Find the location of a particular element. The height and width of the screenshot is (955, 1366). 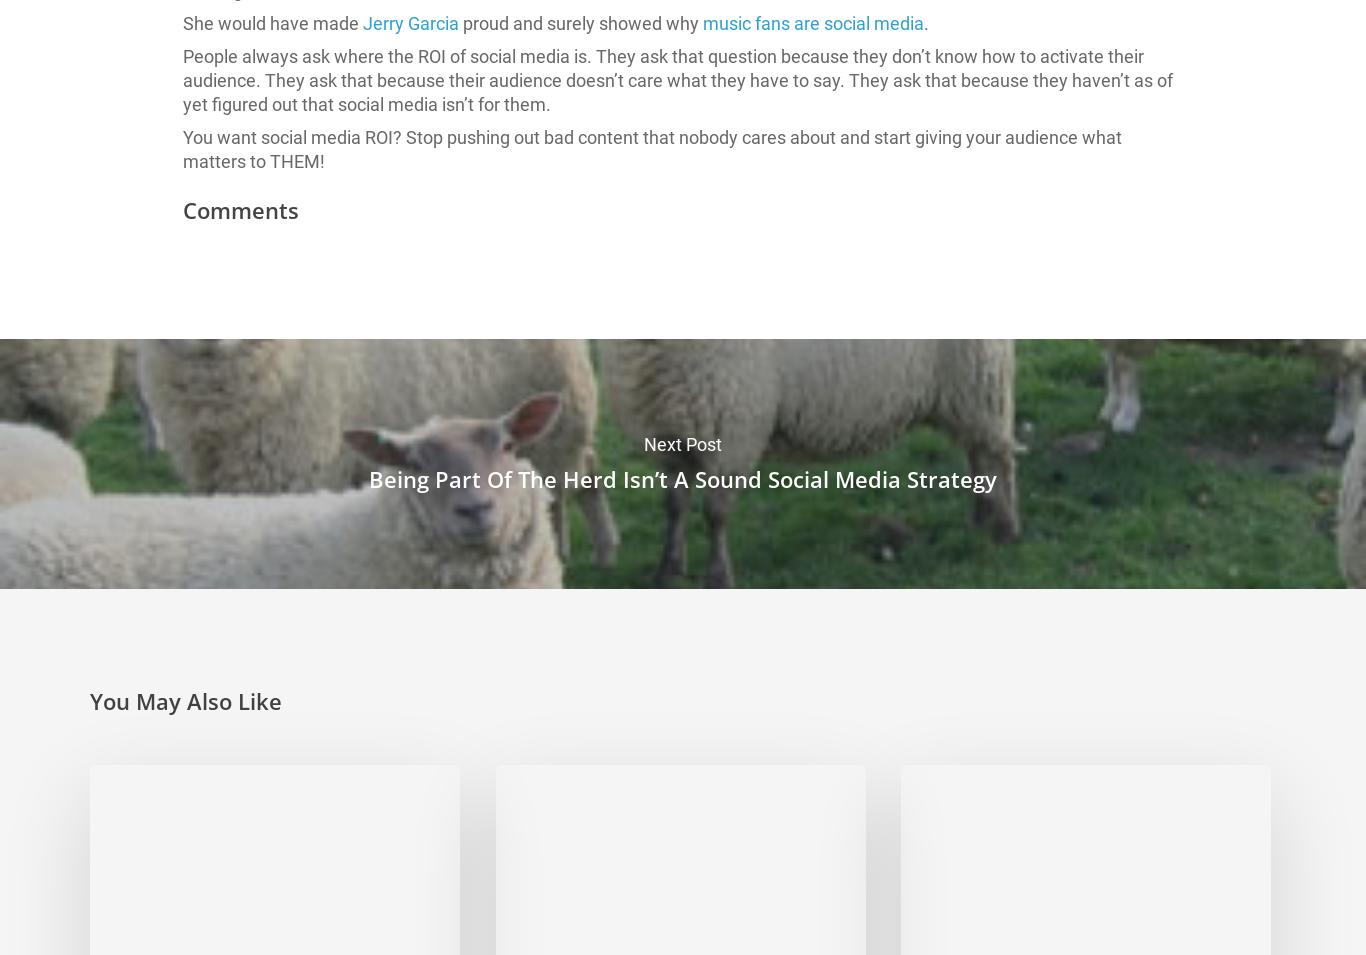

'She would have made' is located at coordinates (273, 22).